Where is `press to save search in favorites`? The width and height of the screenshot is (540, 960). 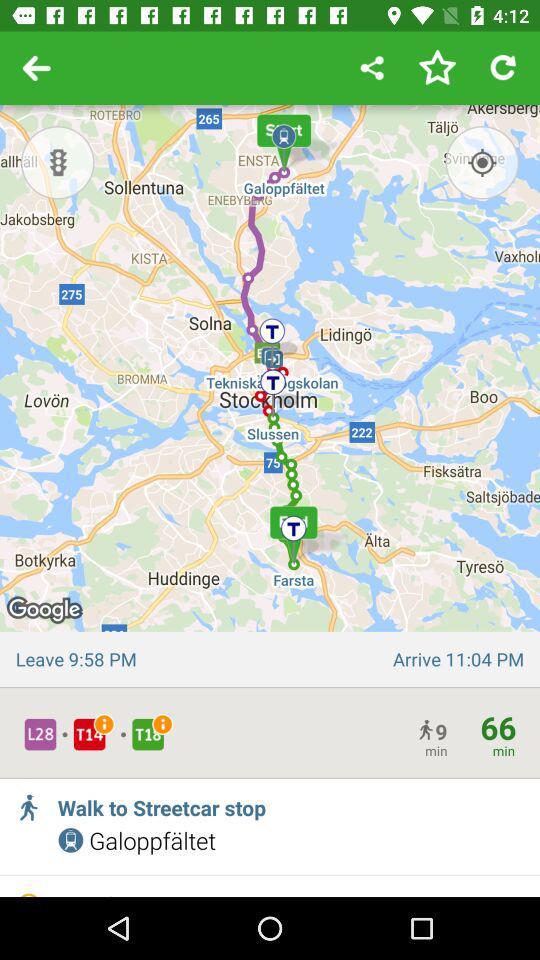 press to save search in favorites is located at coordinates (436, 68).